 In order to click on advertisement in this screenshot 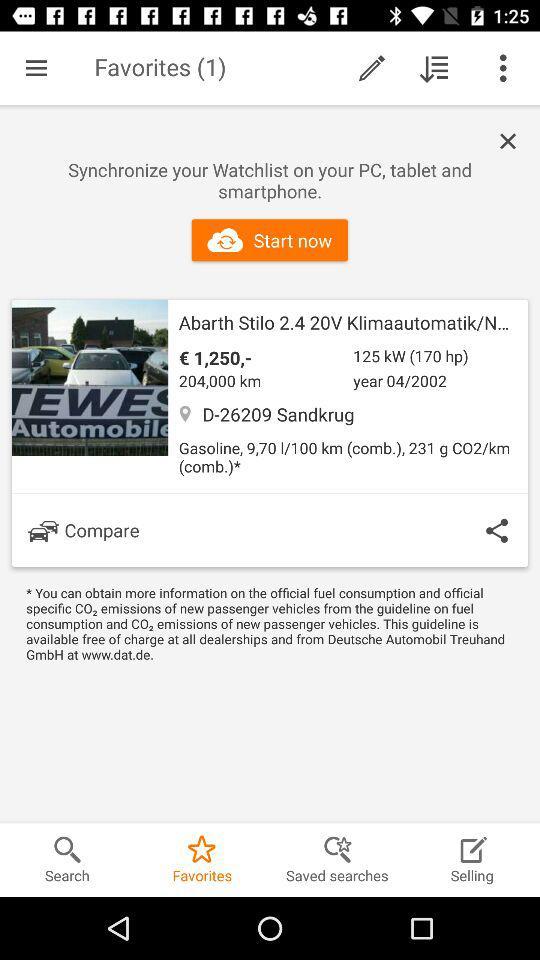, I will do `click(513, 140)`.